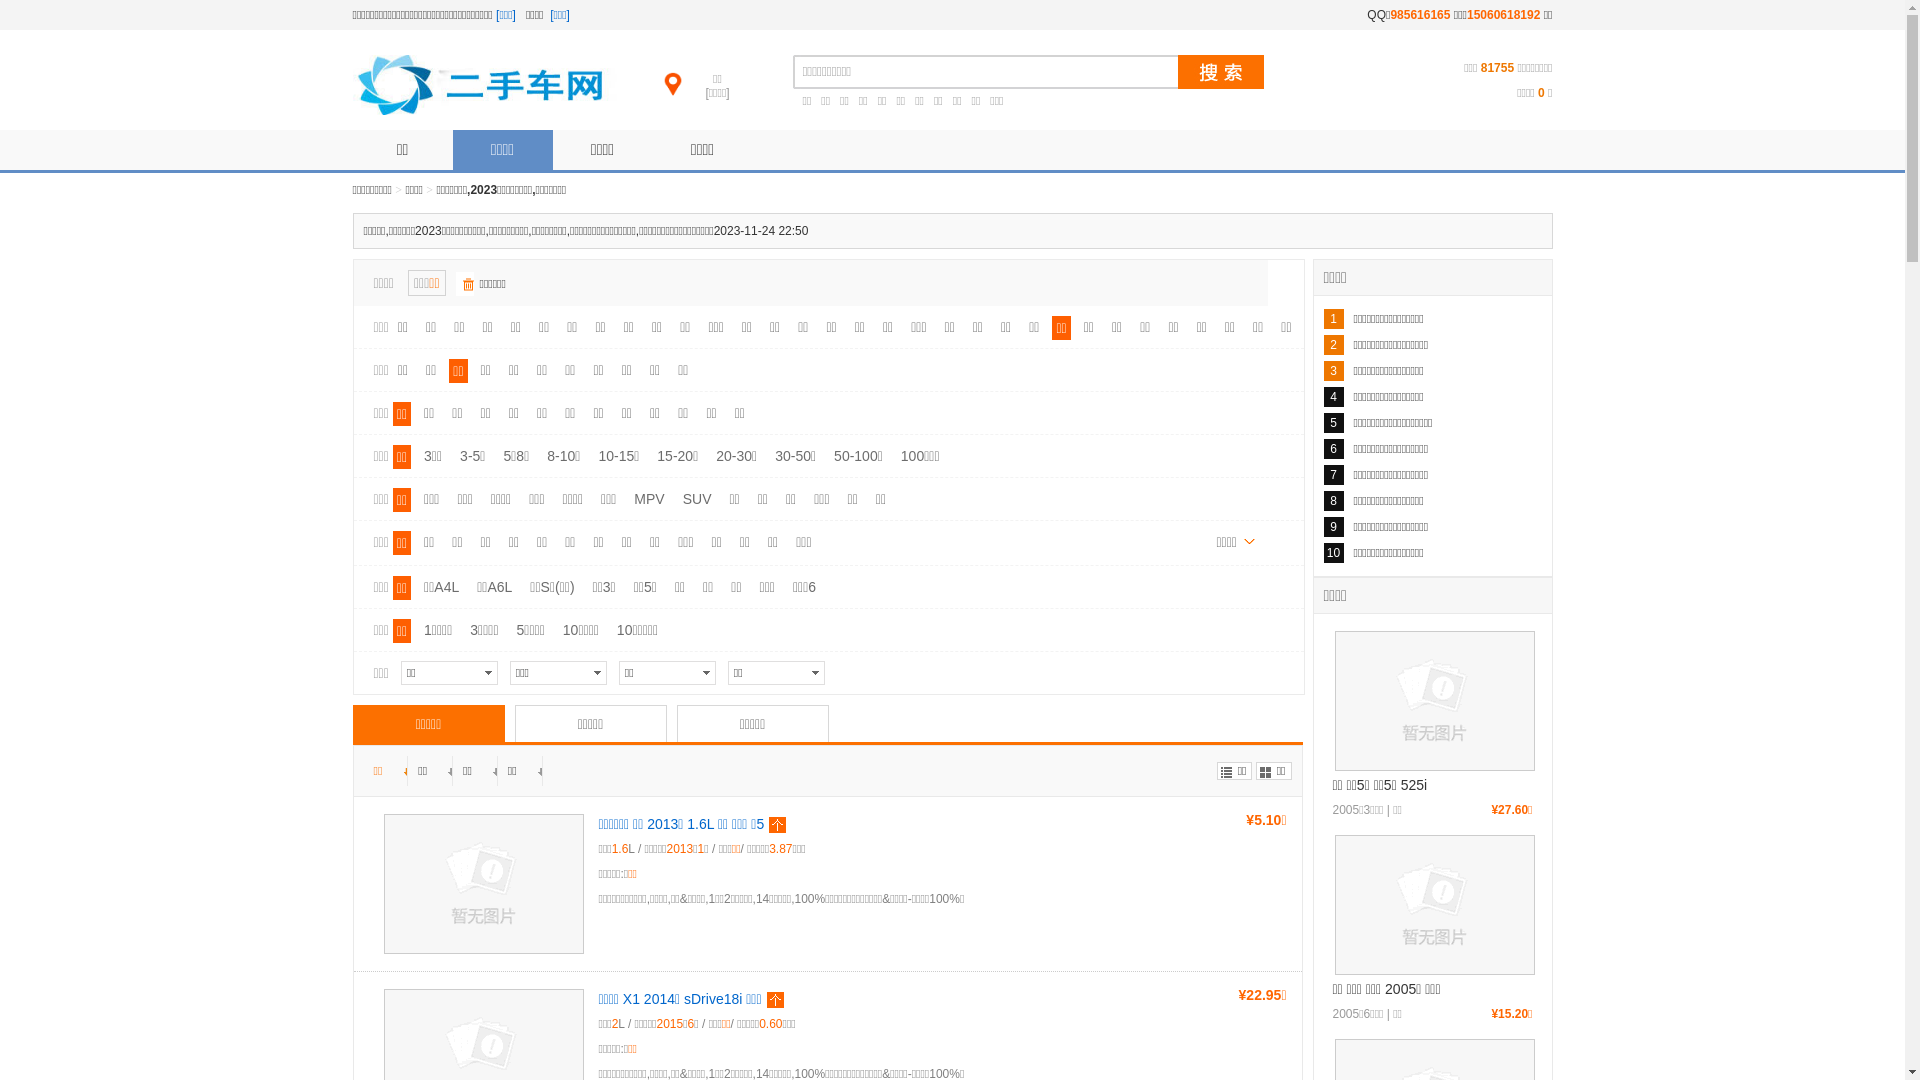 The width and height of the screenshot is (1920, 1080). What do you see at coordinates (677, 497) in the screenshot?
I see `'SUV'` at bounding box center [677, 497].